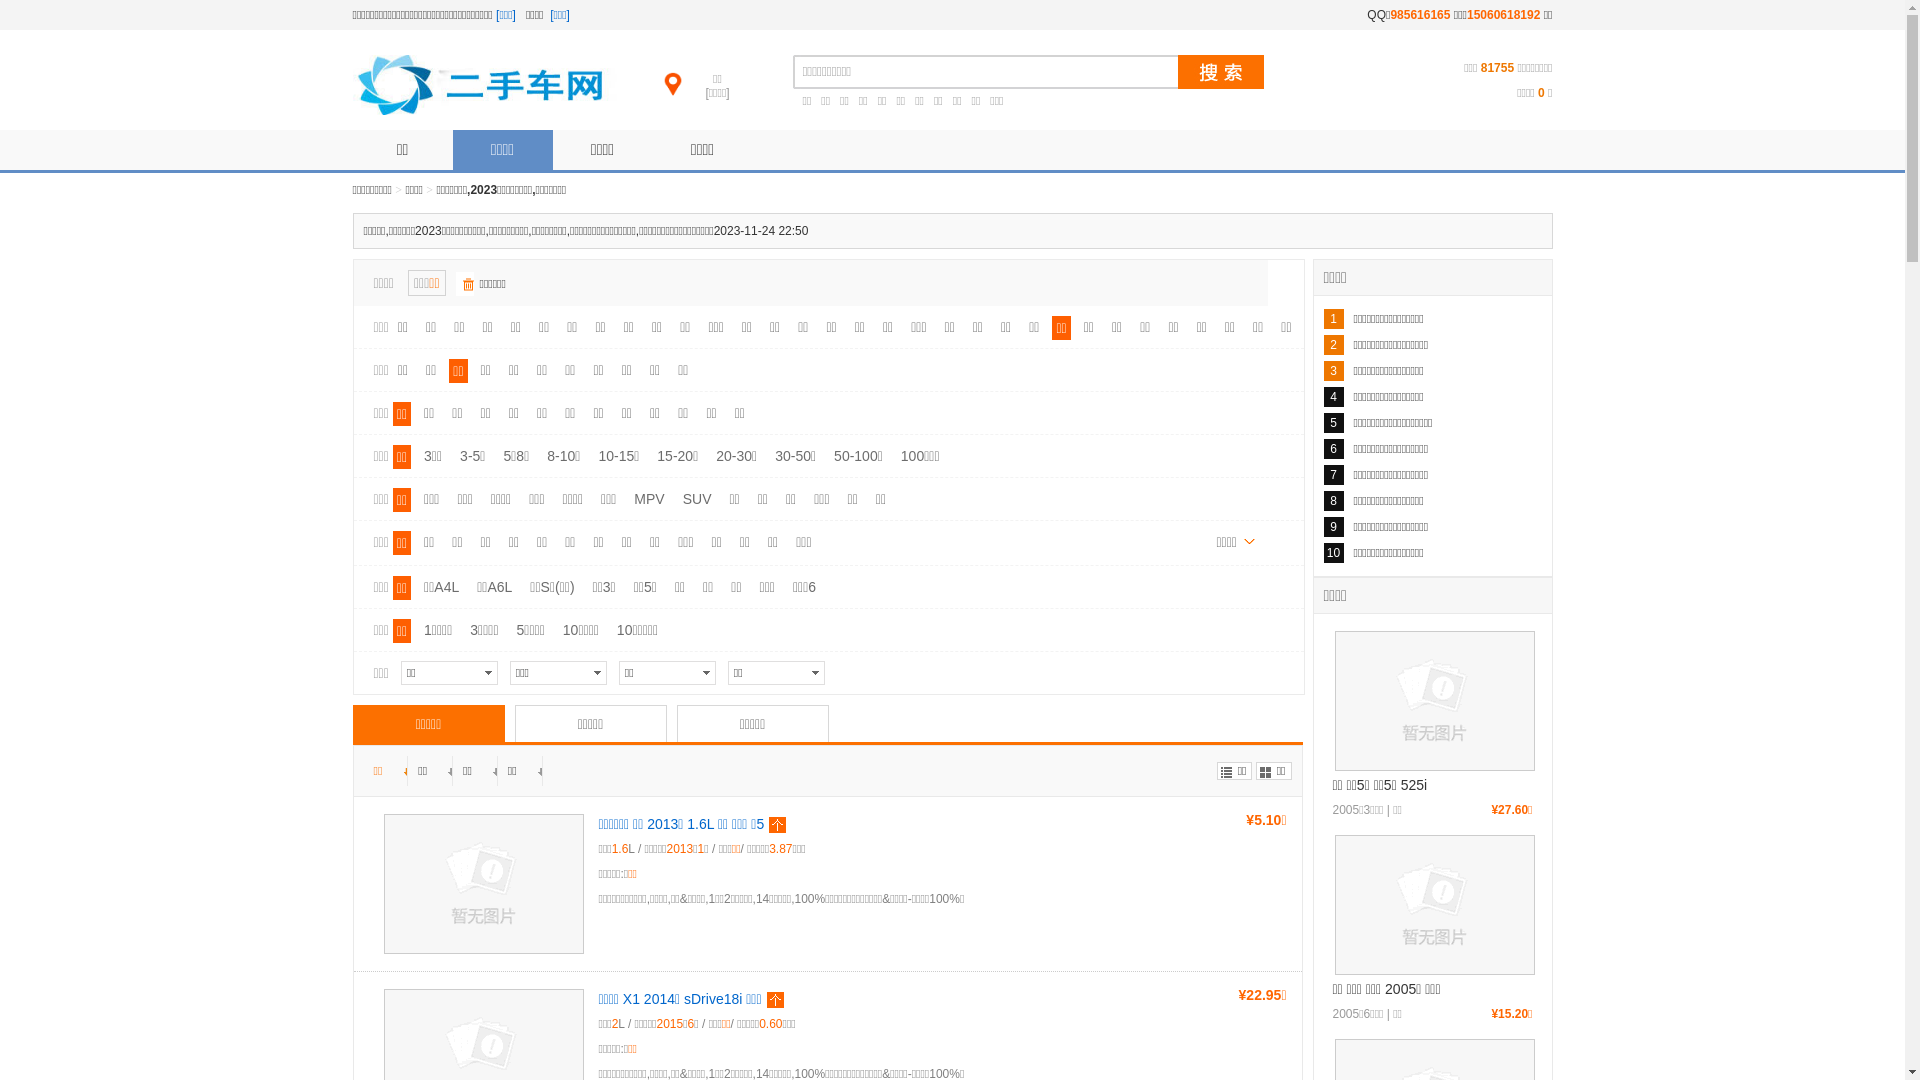 The width and height of the screenshot is (1920, 1080). What do you see at coordinates (677, 497) in the screenshot?
I see `'SUV'` at bounding box center [677, 497].